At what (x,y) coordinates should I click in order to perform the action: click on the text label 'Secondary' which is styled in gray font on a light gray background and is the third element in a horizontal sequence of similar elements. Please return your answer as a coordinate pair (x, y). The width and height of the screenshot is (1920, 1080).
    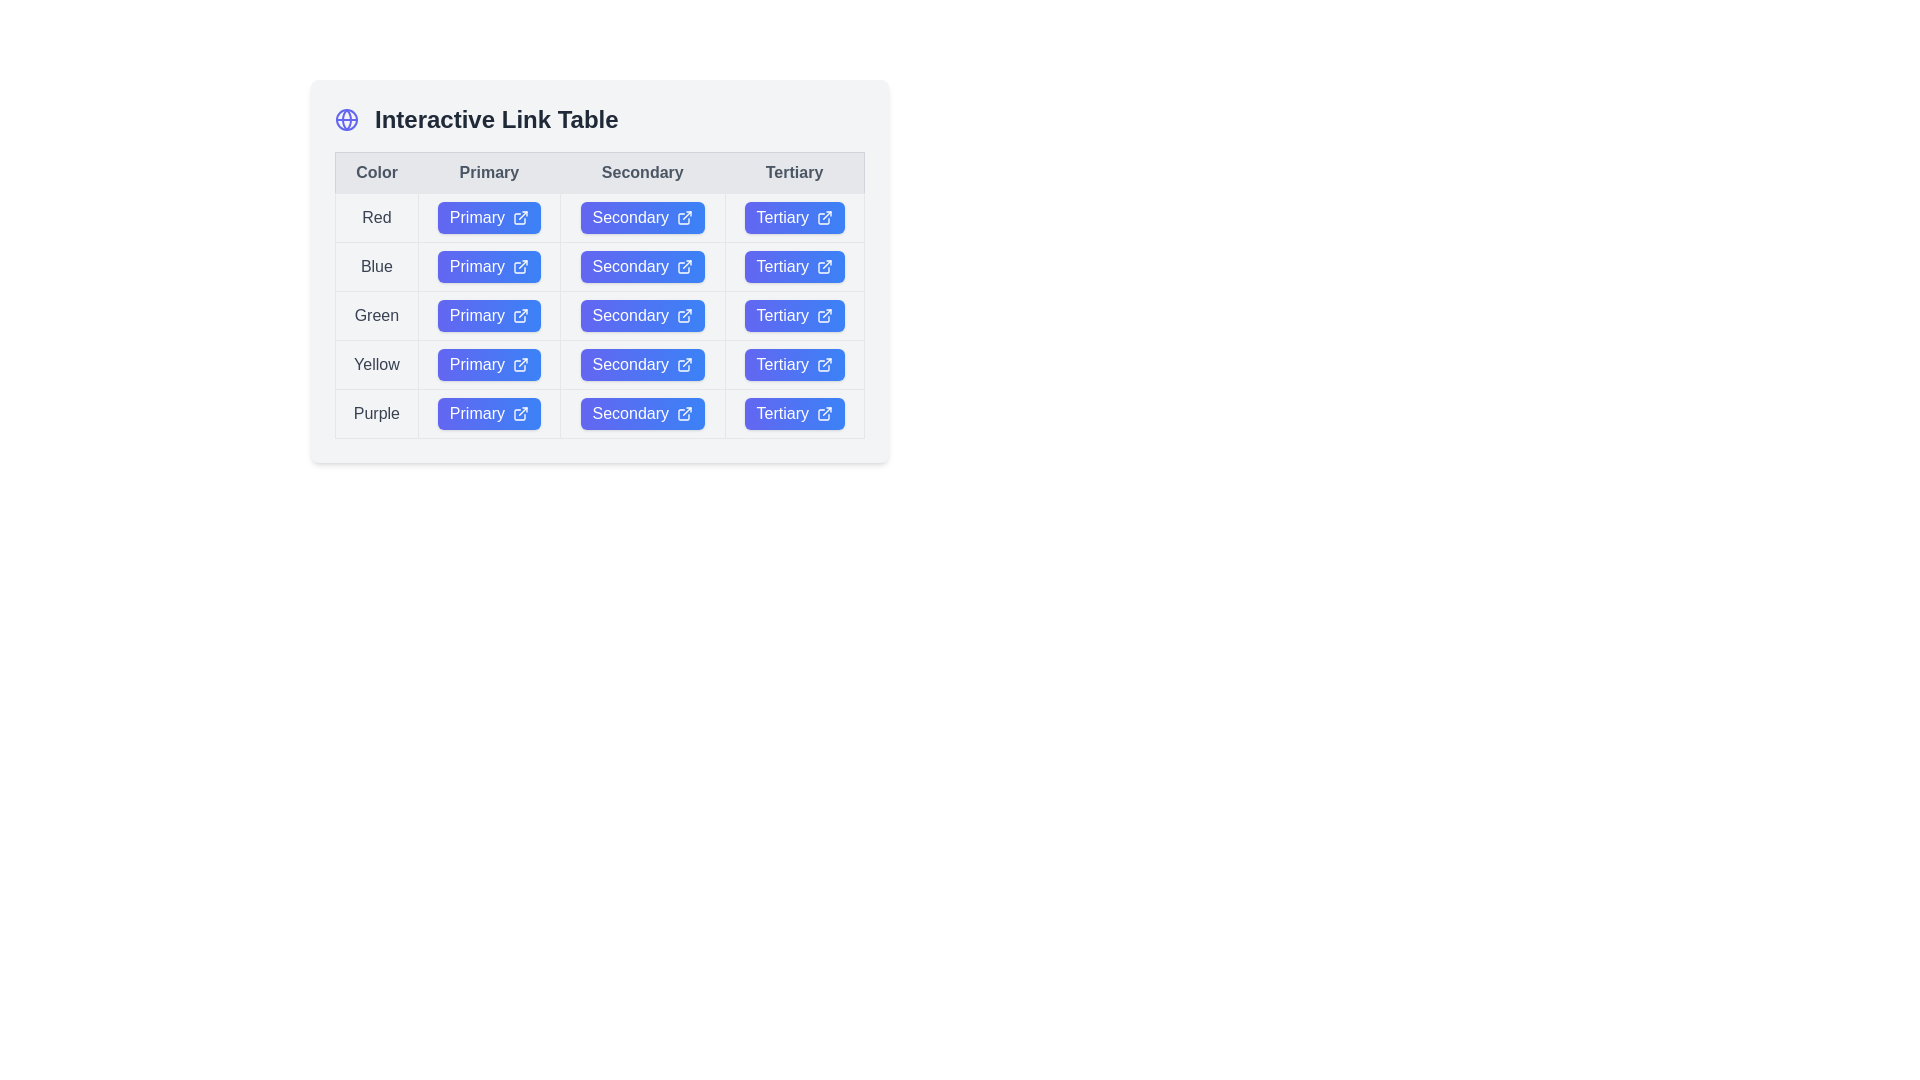
    Looking at the image, I should click on (642, 172).